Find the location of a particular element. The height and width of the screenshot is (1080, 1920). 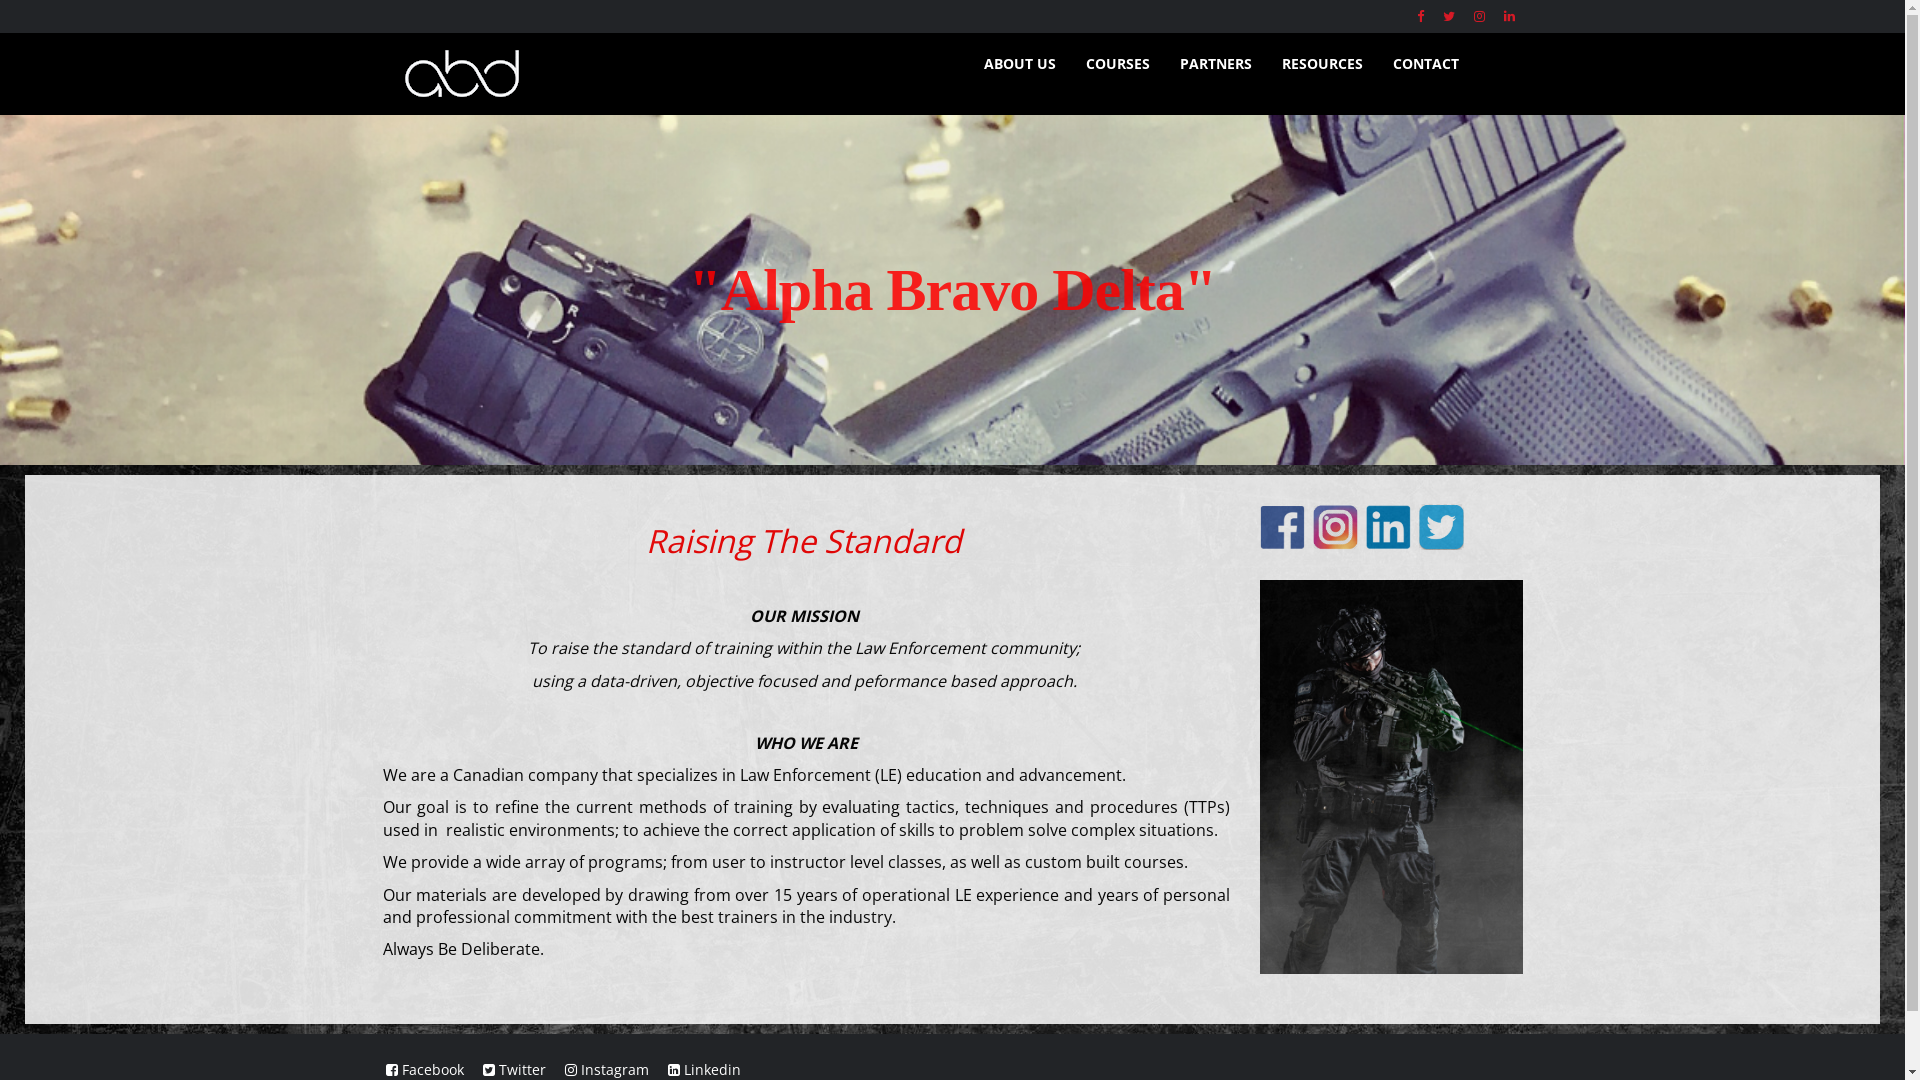

'Twitter' is located at coordinates (513, 1068).